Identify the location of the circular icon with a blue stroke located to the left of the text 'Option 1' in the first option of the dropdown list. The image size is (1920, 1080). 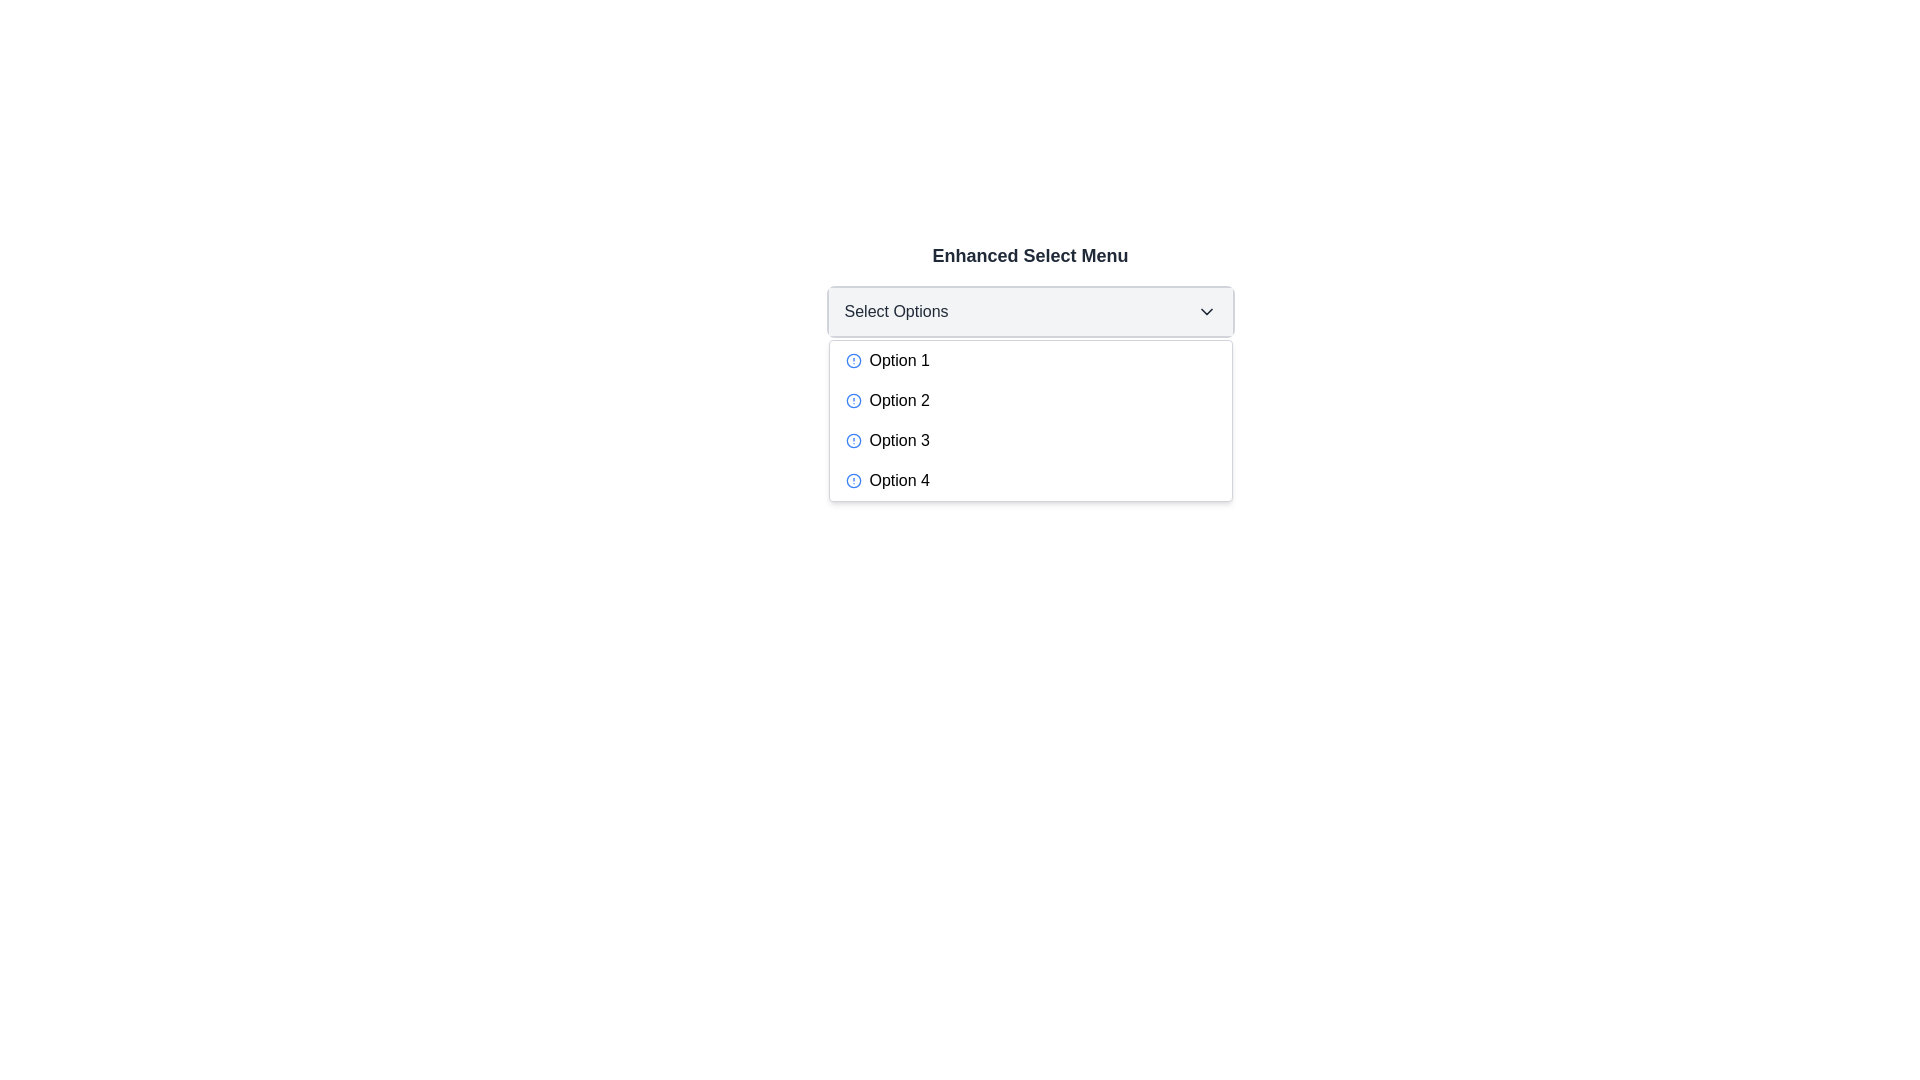
(853, 361).